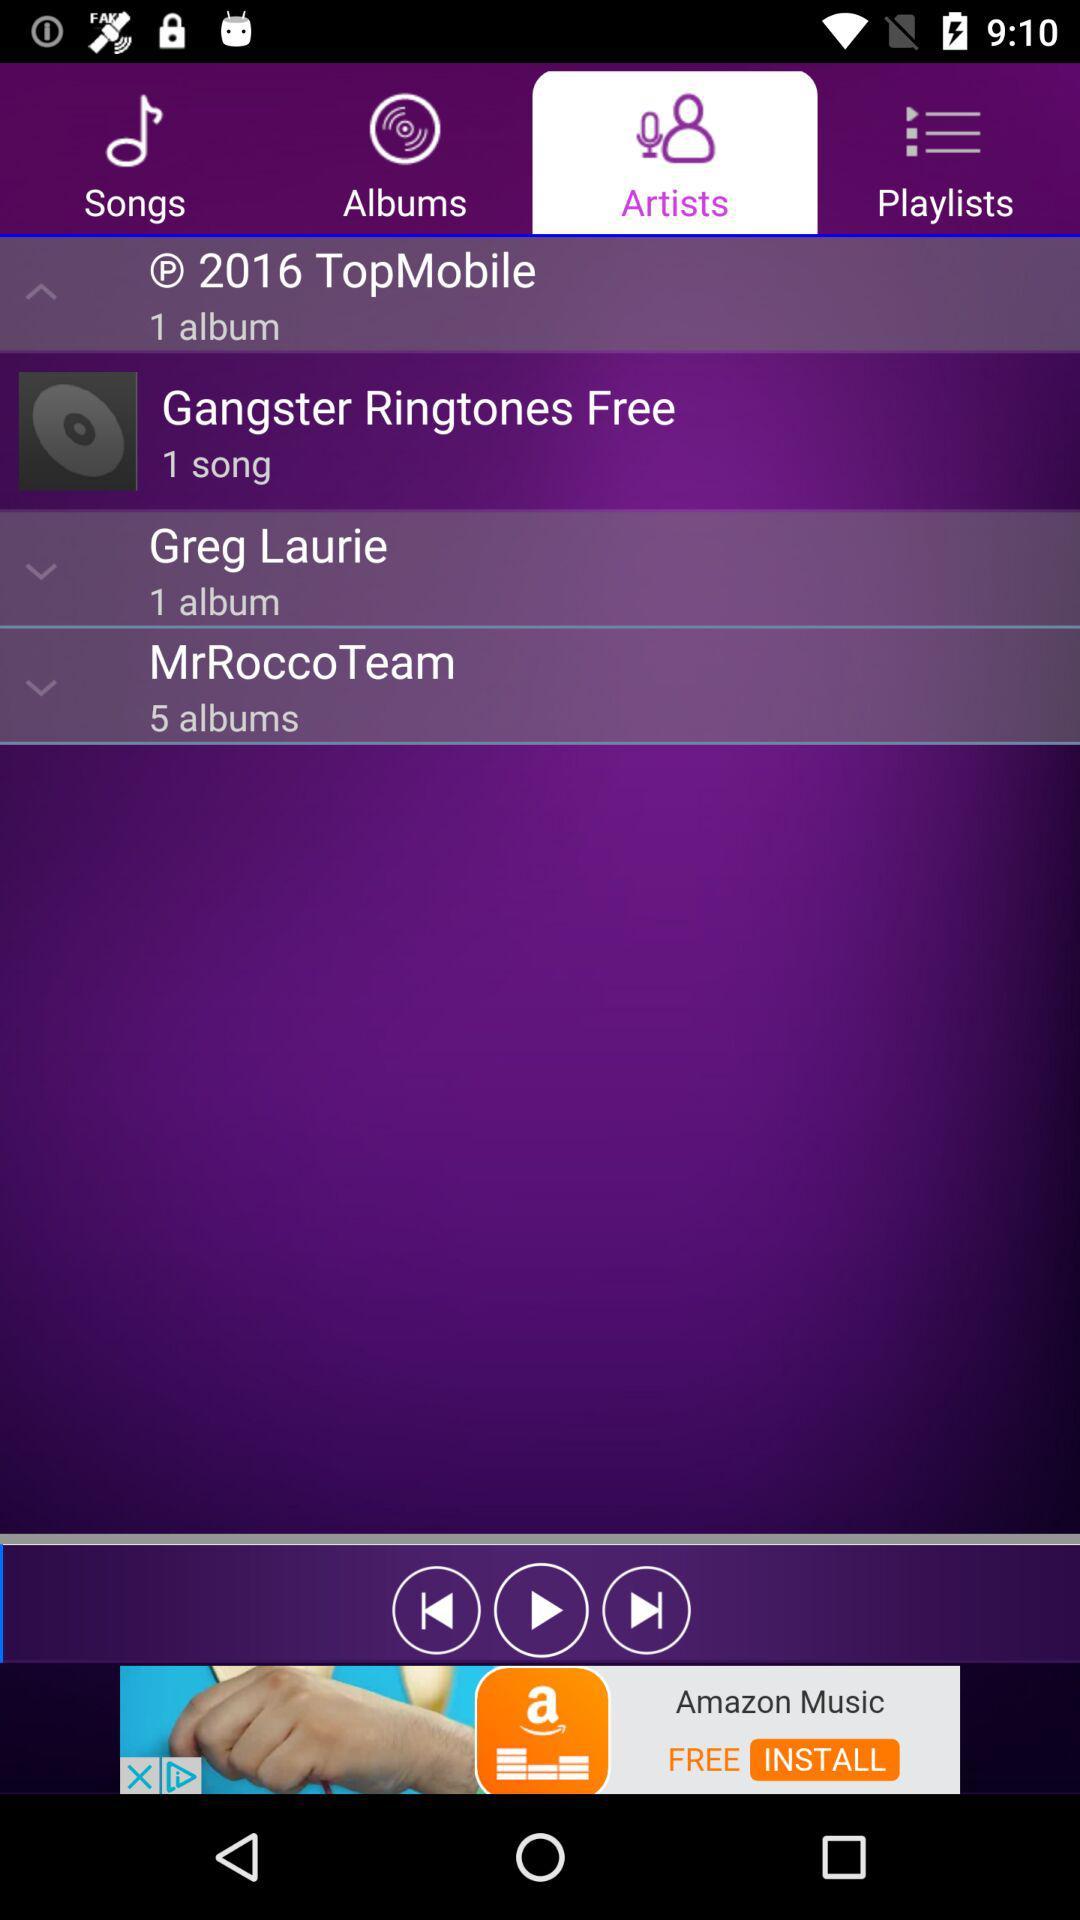 The height and width of the screenshot is (1920, 1080). Describe the element at coordinates (405, 150) in the screenshot. I see `albums option at top` at that location.